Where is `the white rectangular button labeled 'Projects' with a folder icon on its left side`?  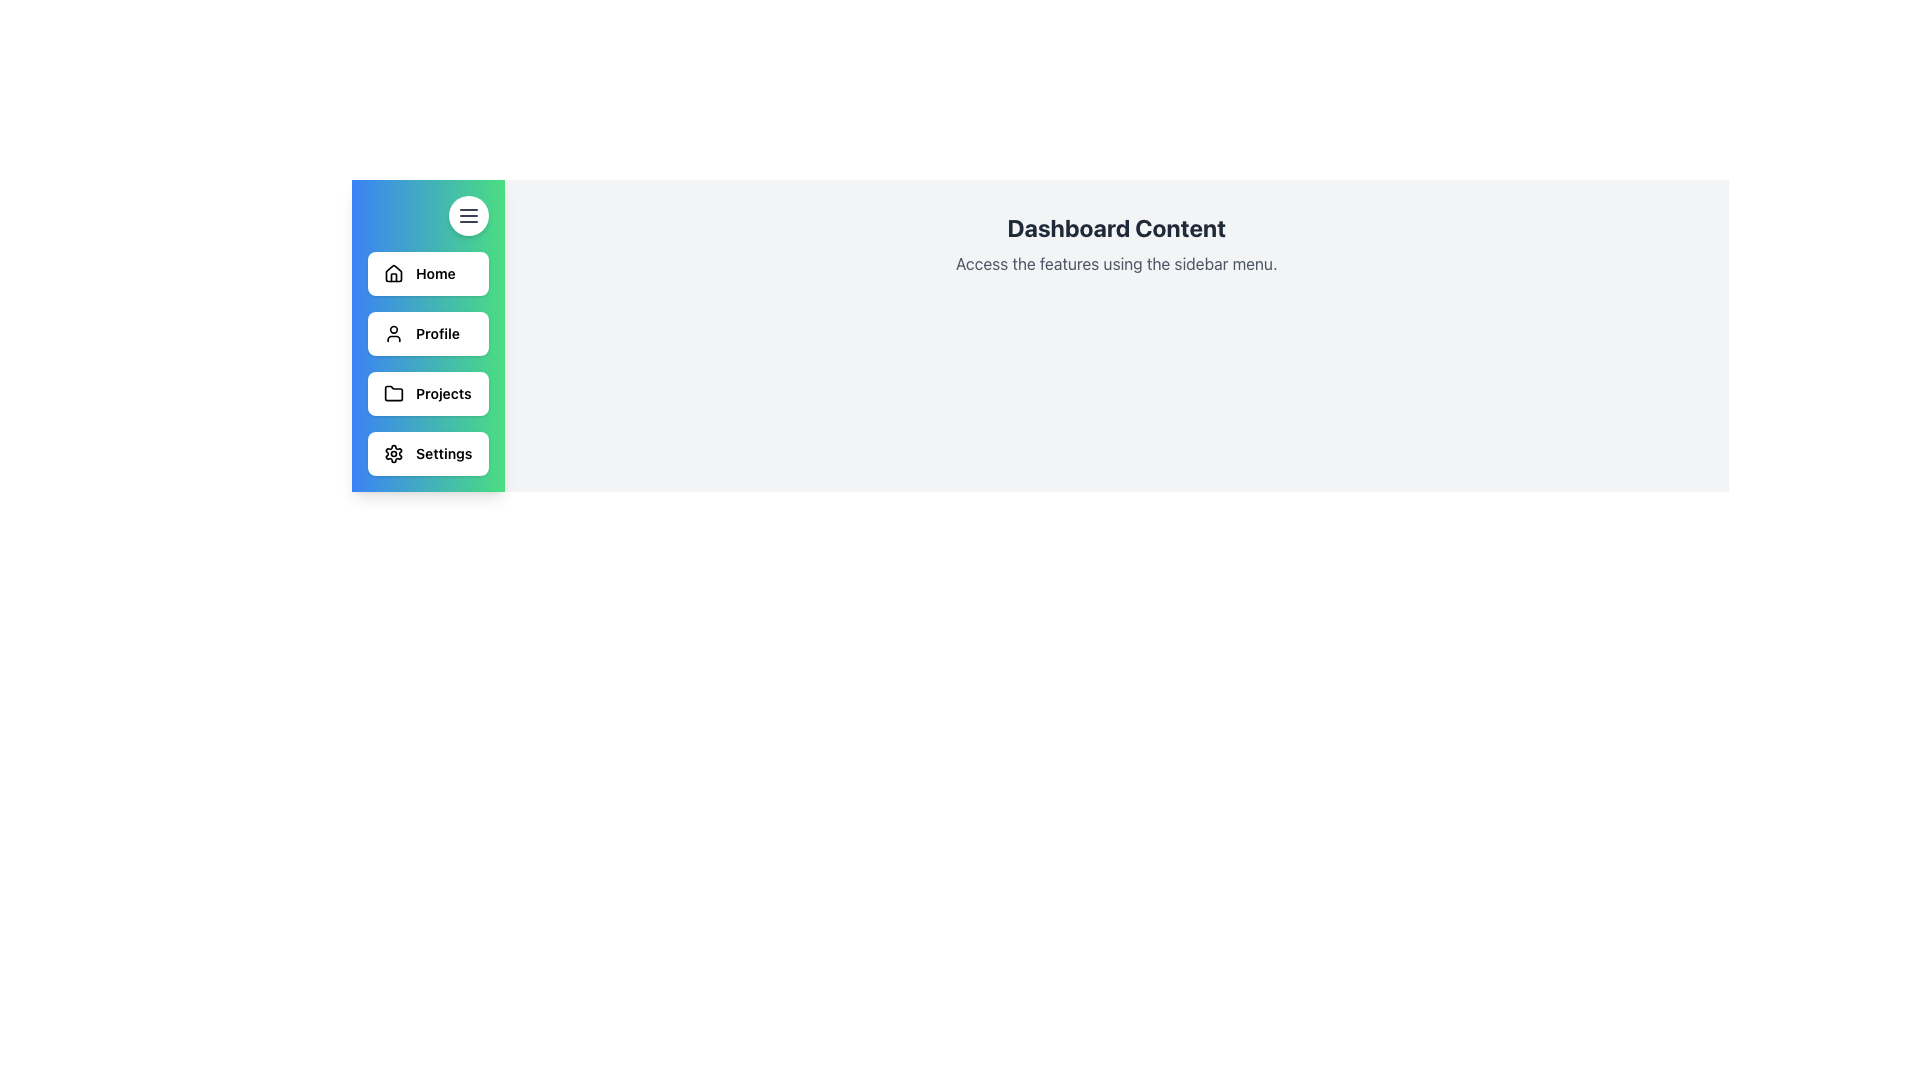
the white rectangular button labeled 'Projects' with a folder icon on its left side is located at coordinates (427, 393).